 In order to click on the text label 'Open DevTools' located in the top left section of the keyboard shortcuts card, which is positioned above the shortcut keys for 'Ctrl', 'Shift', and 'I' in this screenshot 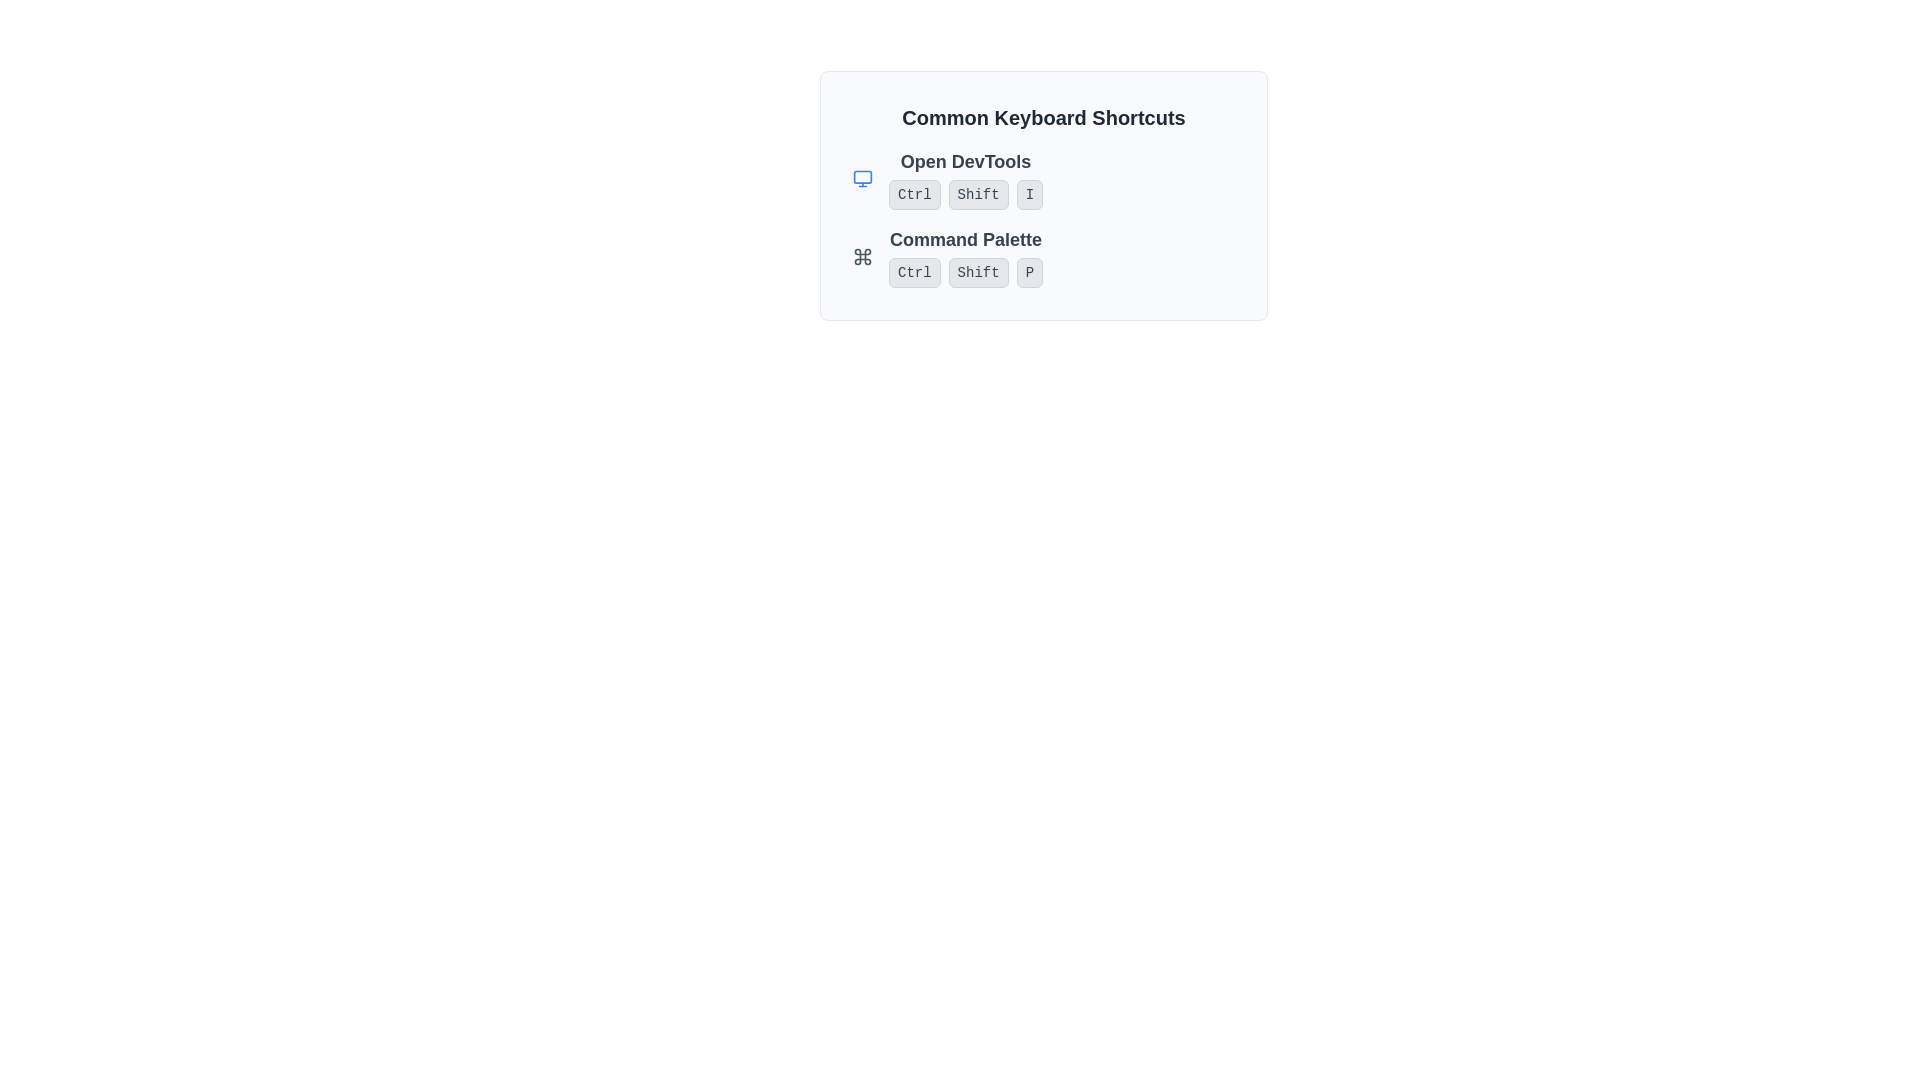, I will do `click(965, 161)`.